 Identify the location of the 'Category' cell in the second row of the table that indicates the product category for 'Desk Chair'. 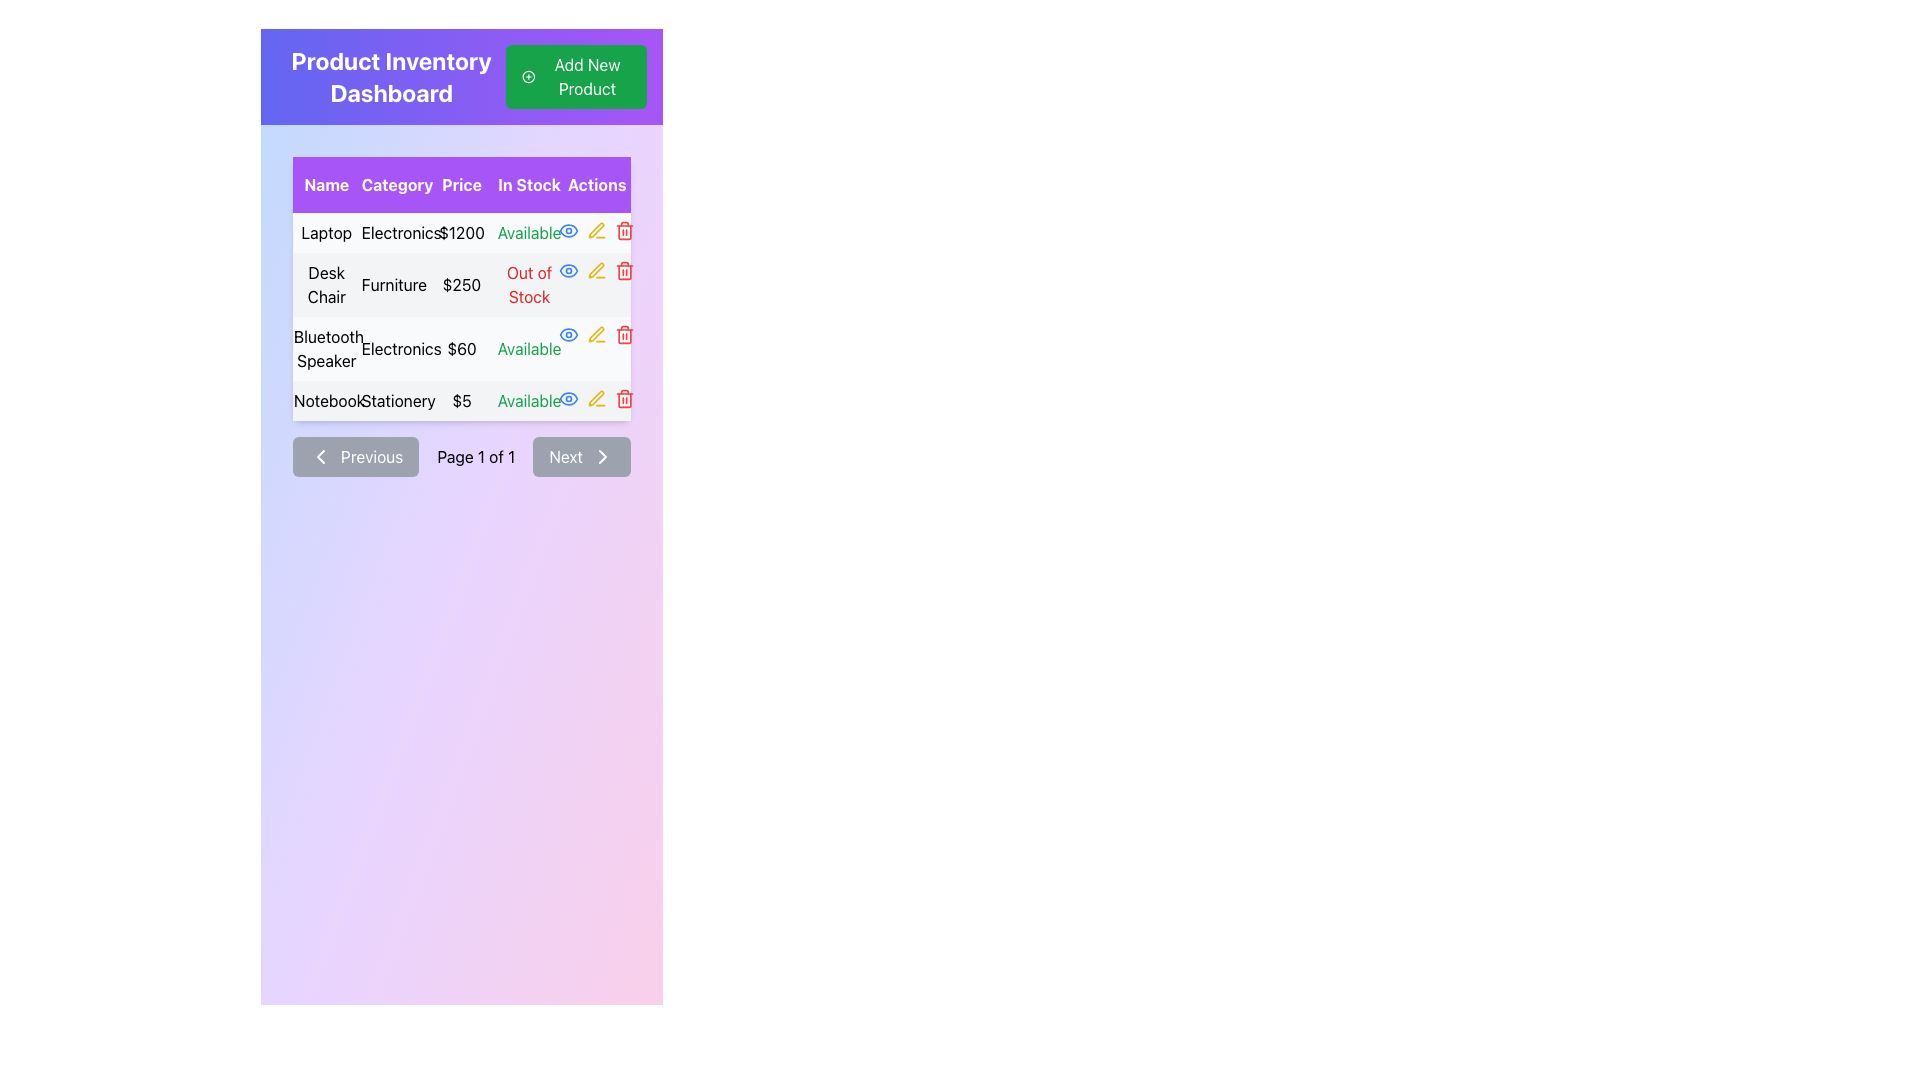
(394, 285).